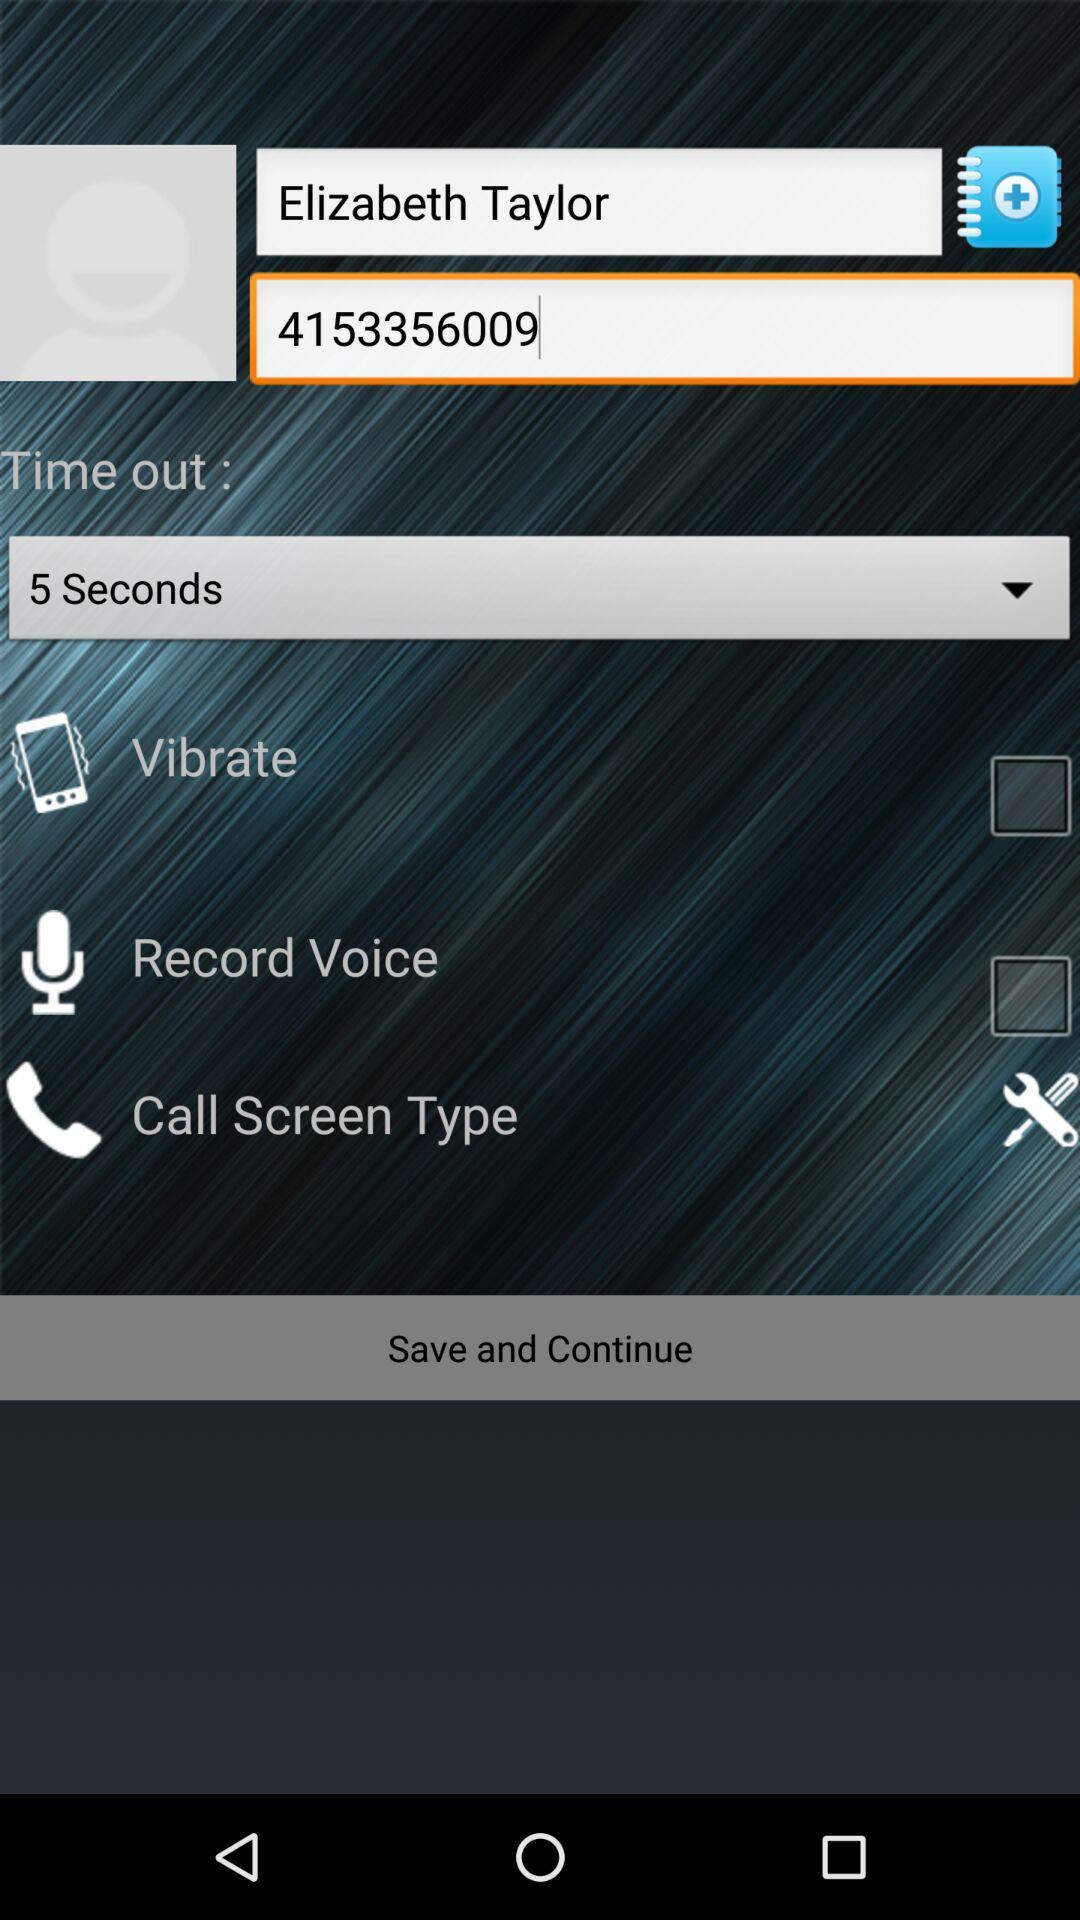 The width and height of the screenshot is (1080, 1920). Describe the element at coordinates (1030, 793) in the screenshot. I see `vibrate` at that location.